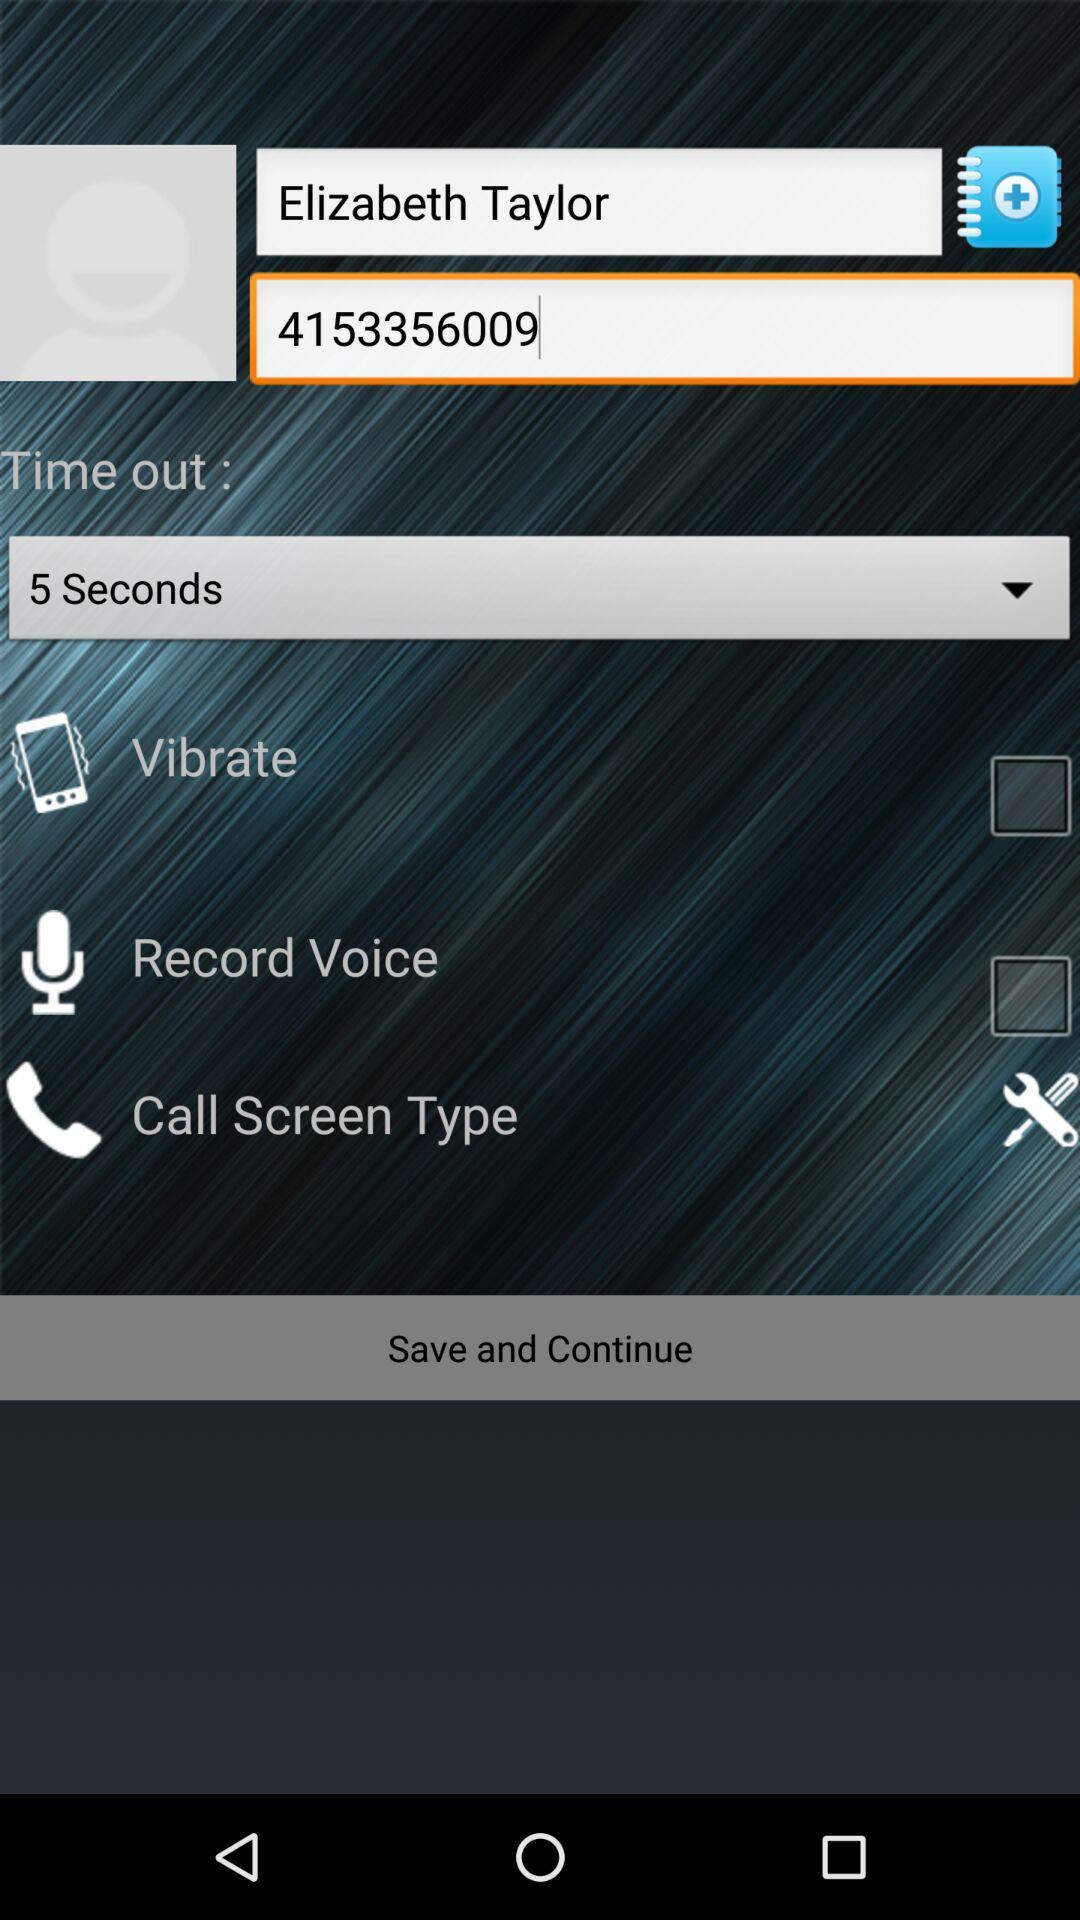 The width and height of the screenshot is (1080, 1920). Describe the element at coordinates (1030, 793) in the screenshot. I see `vibrate` at that location.